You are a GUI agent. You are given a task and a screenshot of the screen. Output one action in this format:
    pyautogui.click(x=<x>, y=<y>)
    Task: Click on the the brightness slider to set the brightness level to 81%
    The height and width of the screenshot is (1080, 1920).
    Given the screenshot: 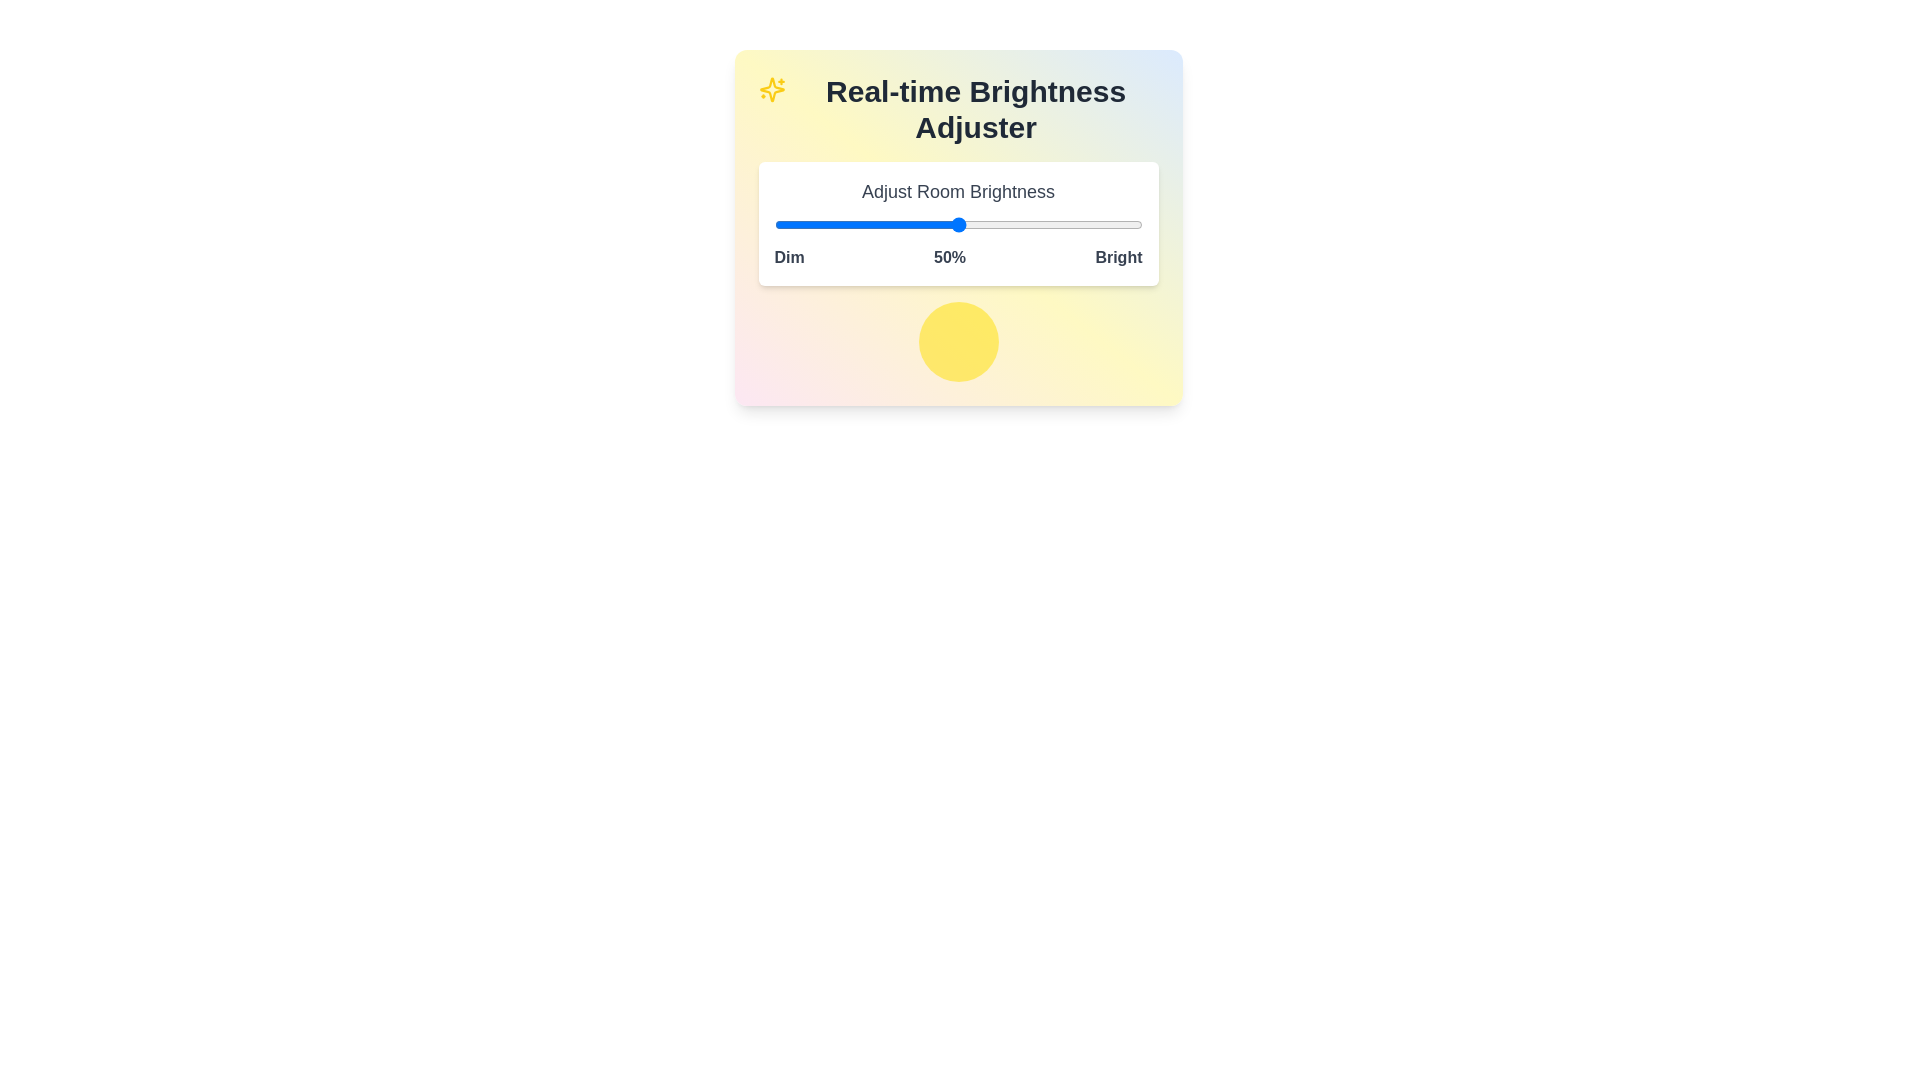 What is the action you would take?
    pyautogui.click(x=1071, y=224)
    